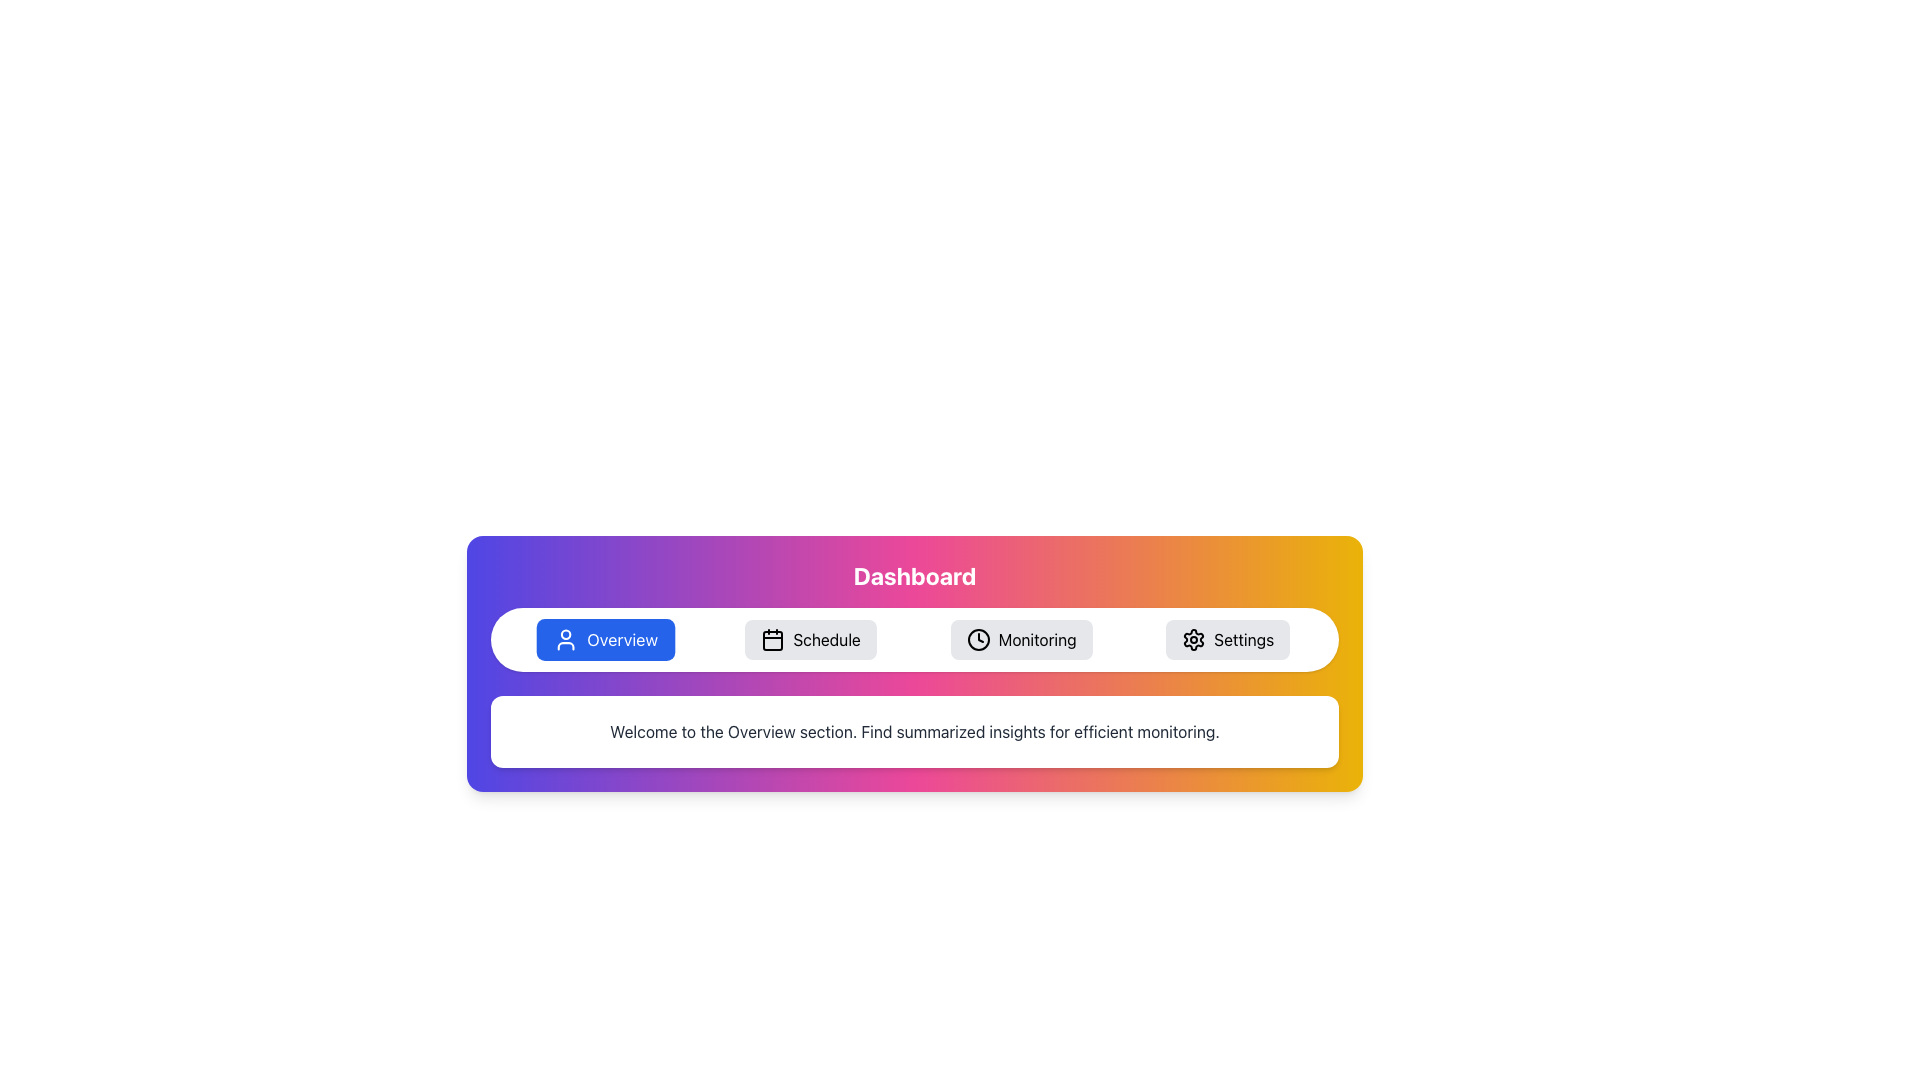 Image resolution: width=1920 pixels, height=1080 pixels. Describe the element at coordinates (772, 640) in the screenshot. I see `the 'Schedule' icon in the navigation menu` at that location.